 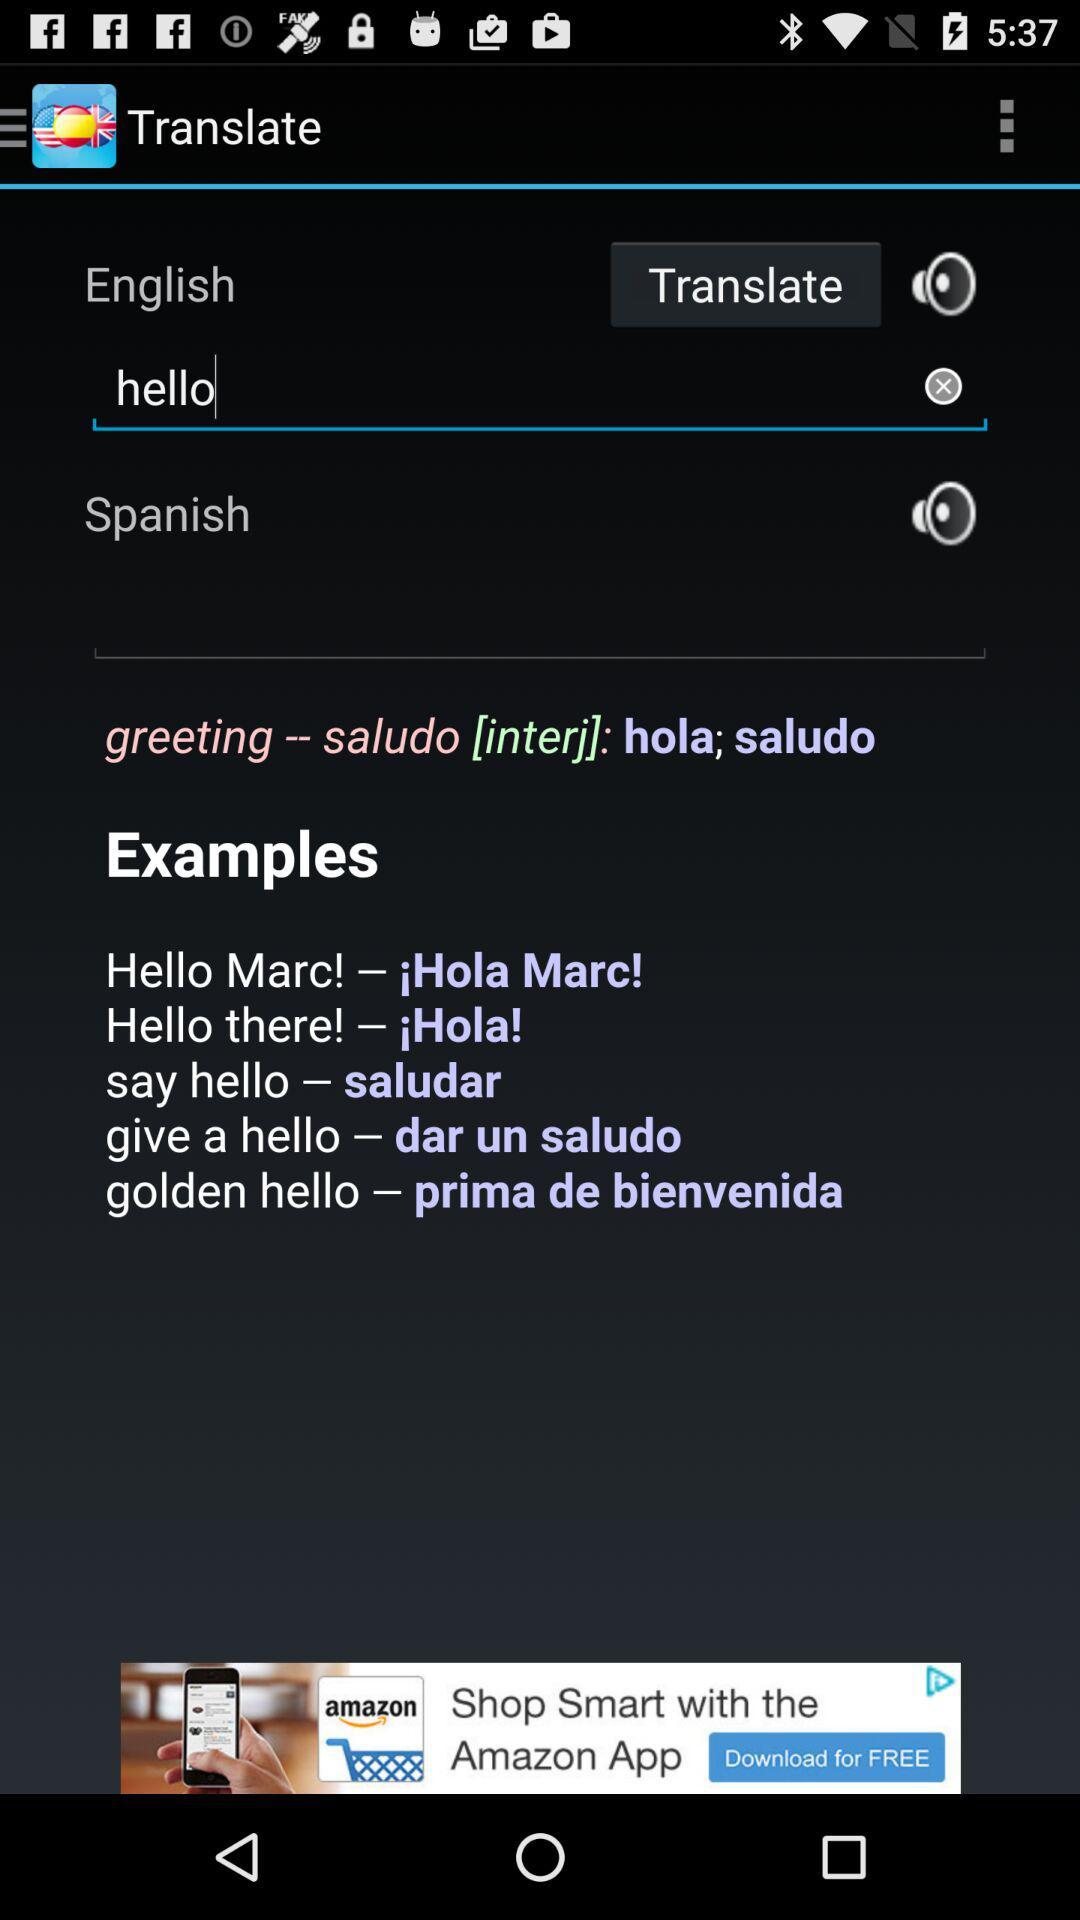 I want to click on the volume icon, so click(x=943, y=549).